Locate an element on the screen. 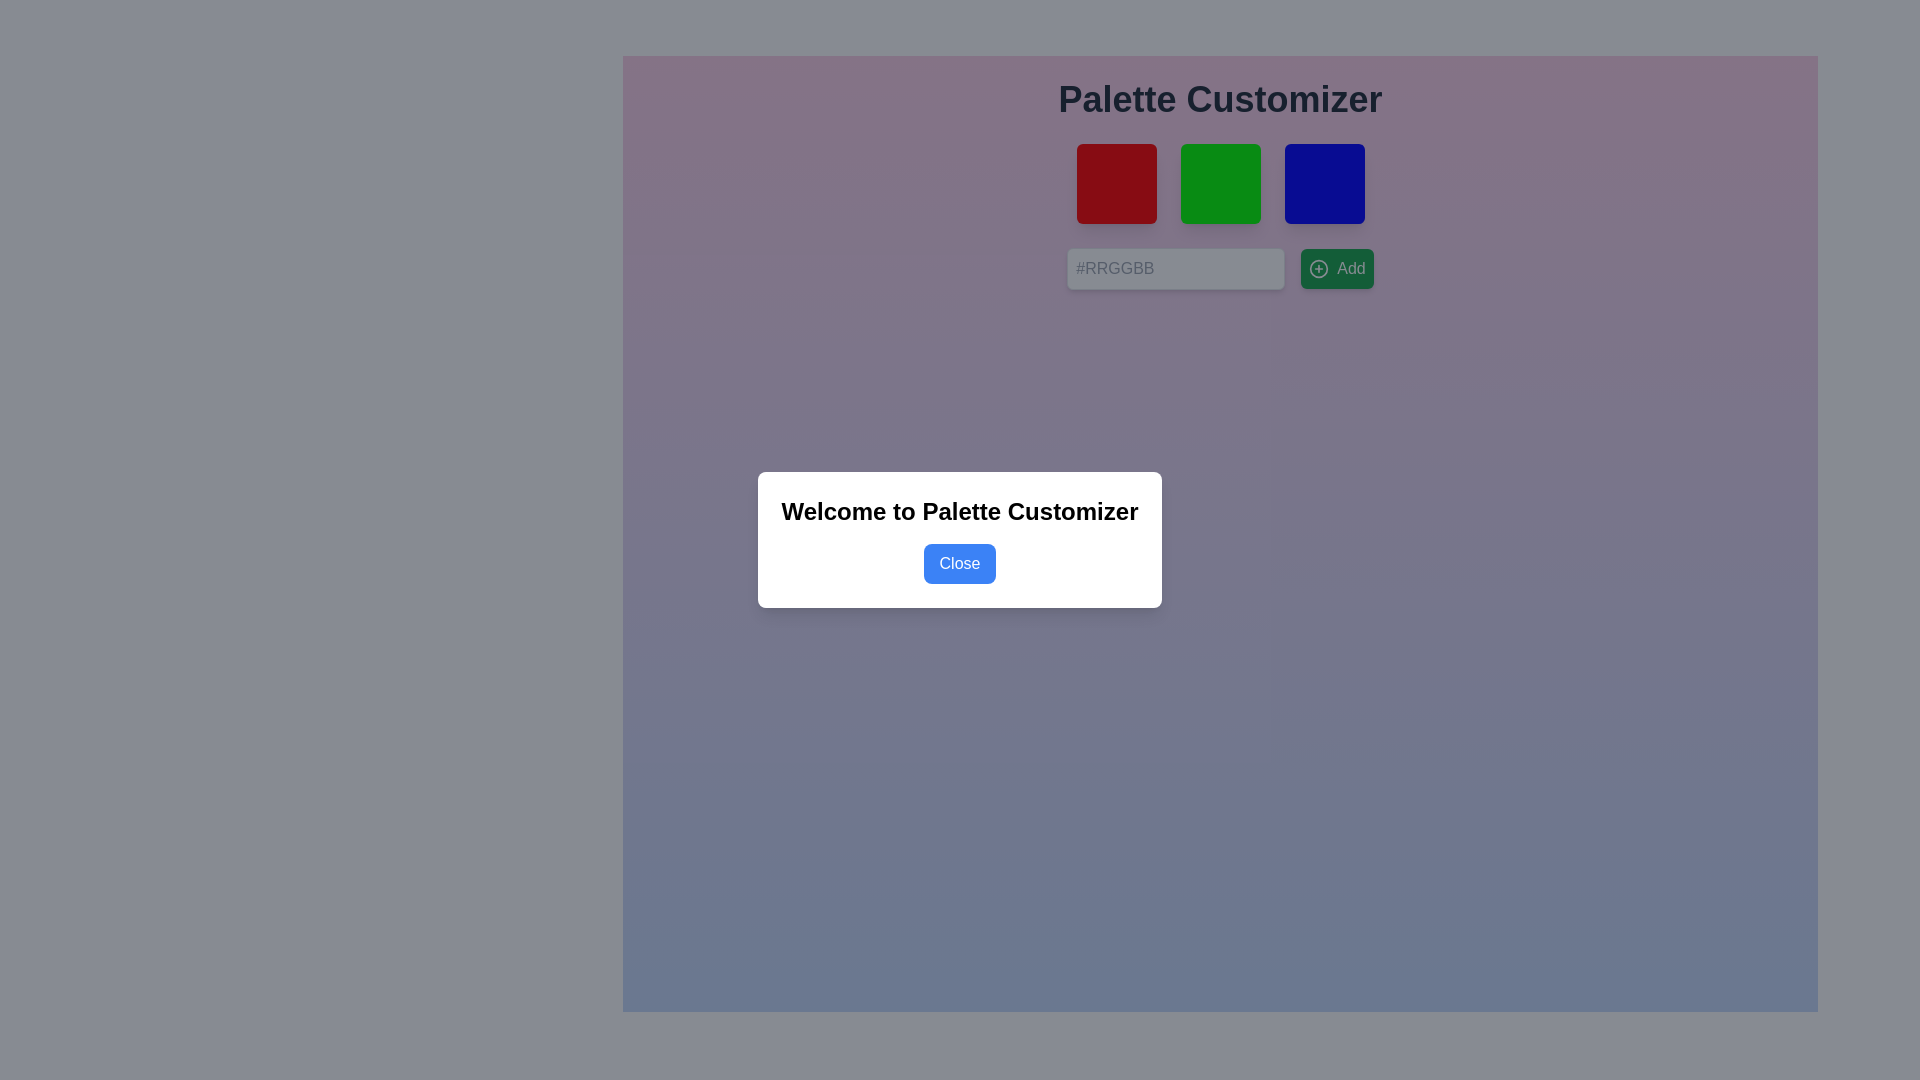 The height and width of the screenshot is (1080, 1920). the close button located at the bottom of the white dialog box, which is positioned below the text 'Welcome to Palette Customizer' is located at coordinates (960, 563).